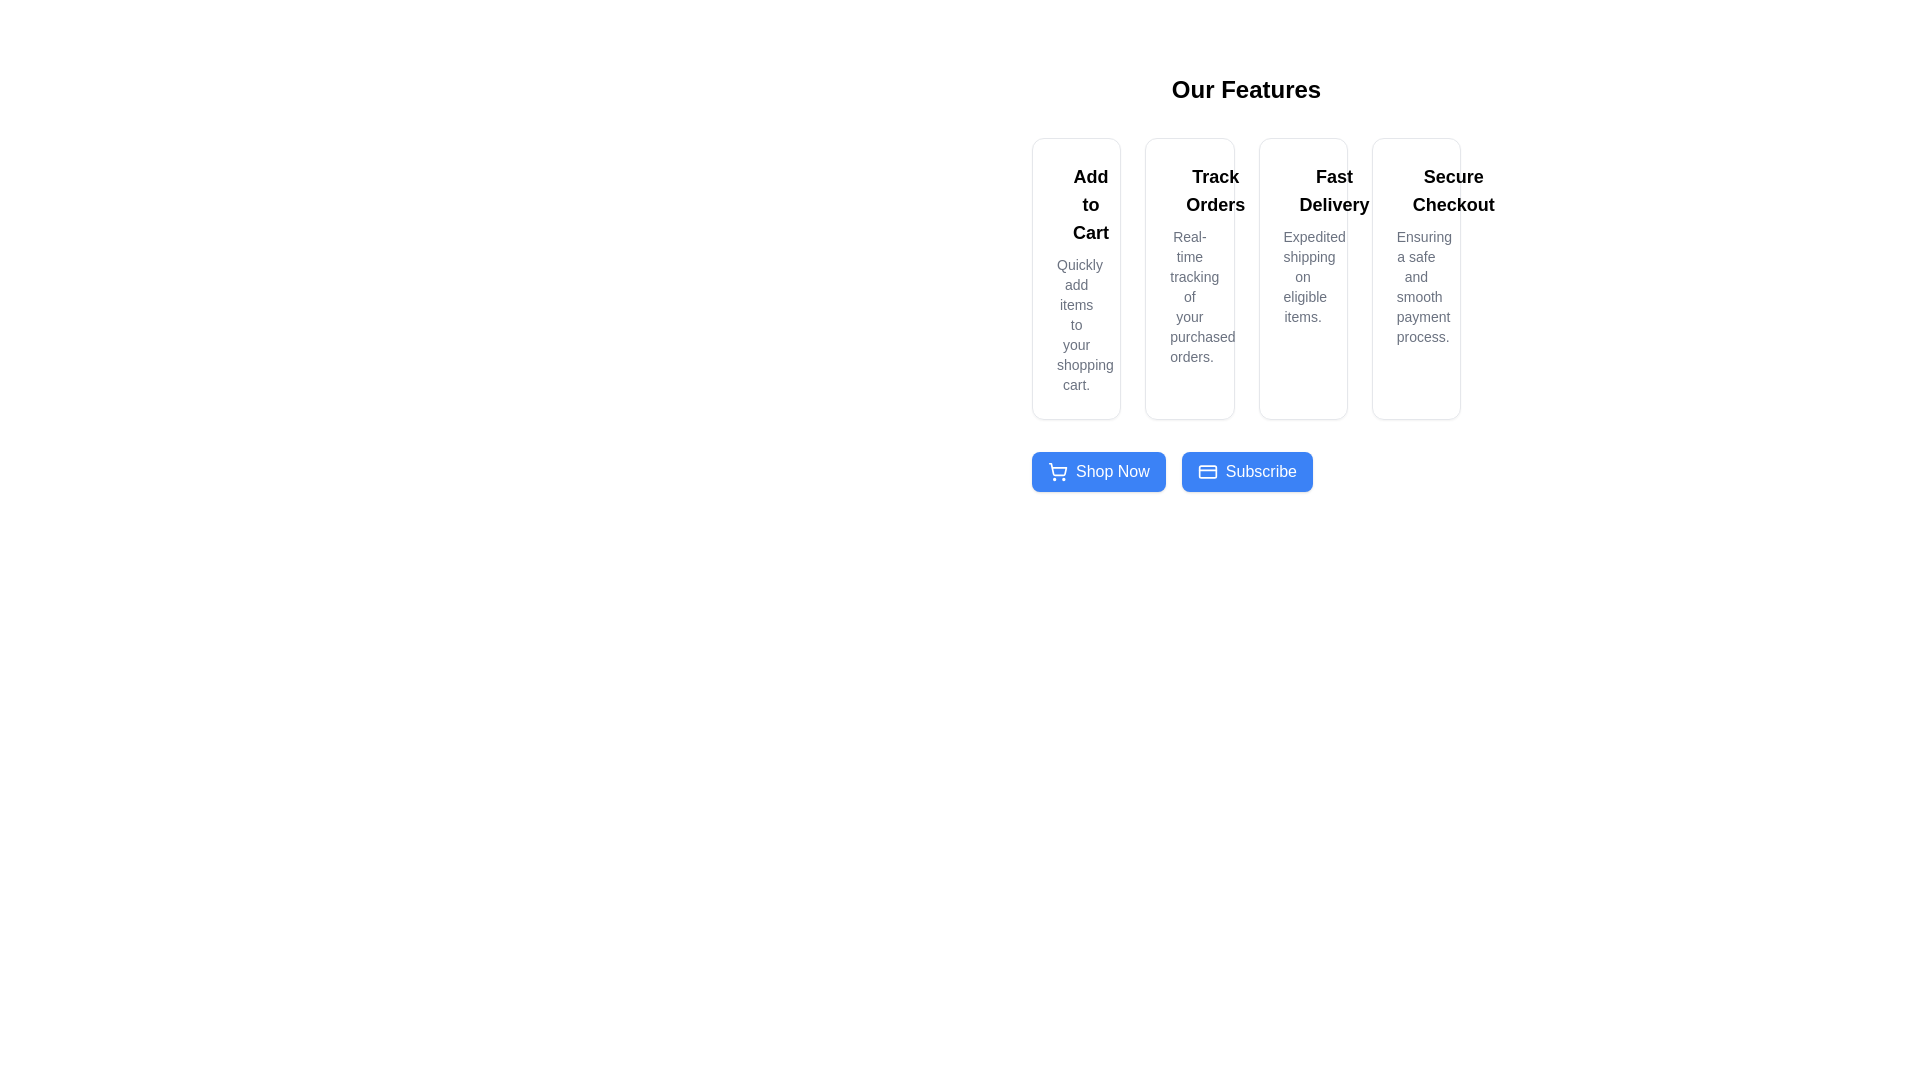 The width and height of the screenshot is (1920, 1080). What do you see at coordinates (1334, 191) in the screenshot?
I see `the text label that serves as the title for the 'Fast Delivery' feature, which is positioned as the headline text of the third card in a horizontal set of four feature cards` at bounding box center [1334, 191].